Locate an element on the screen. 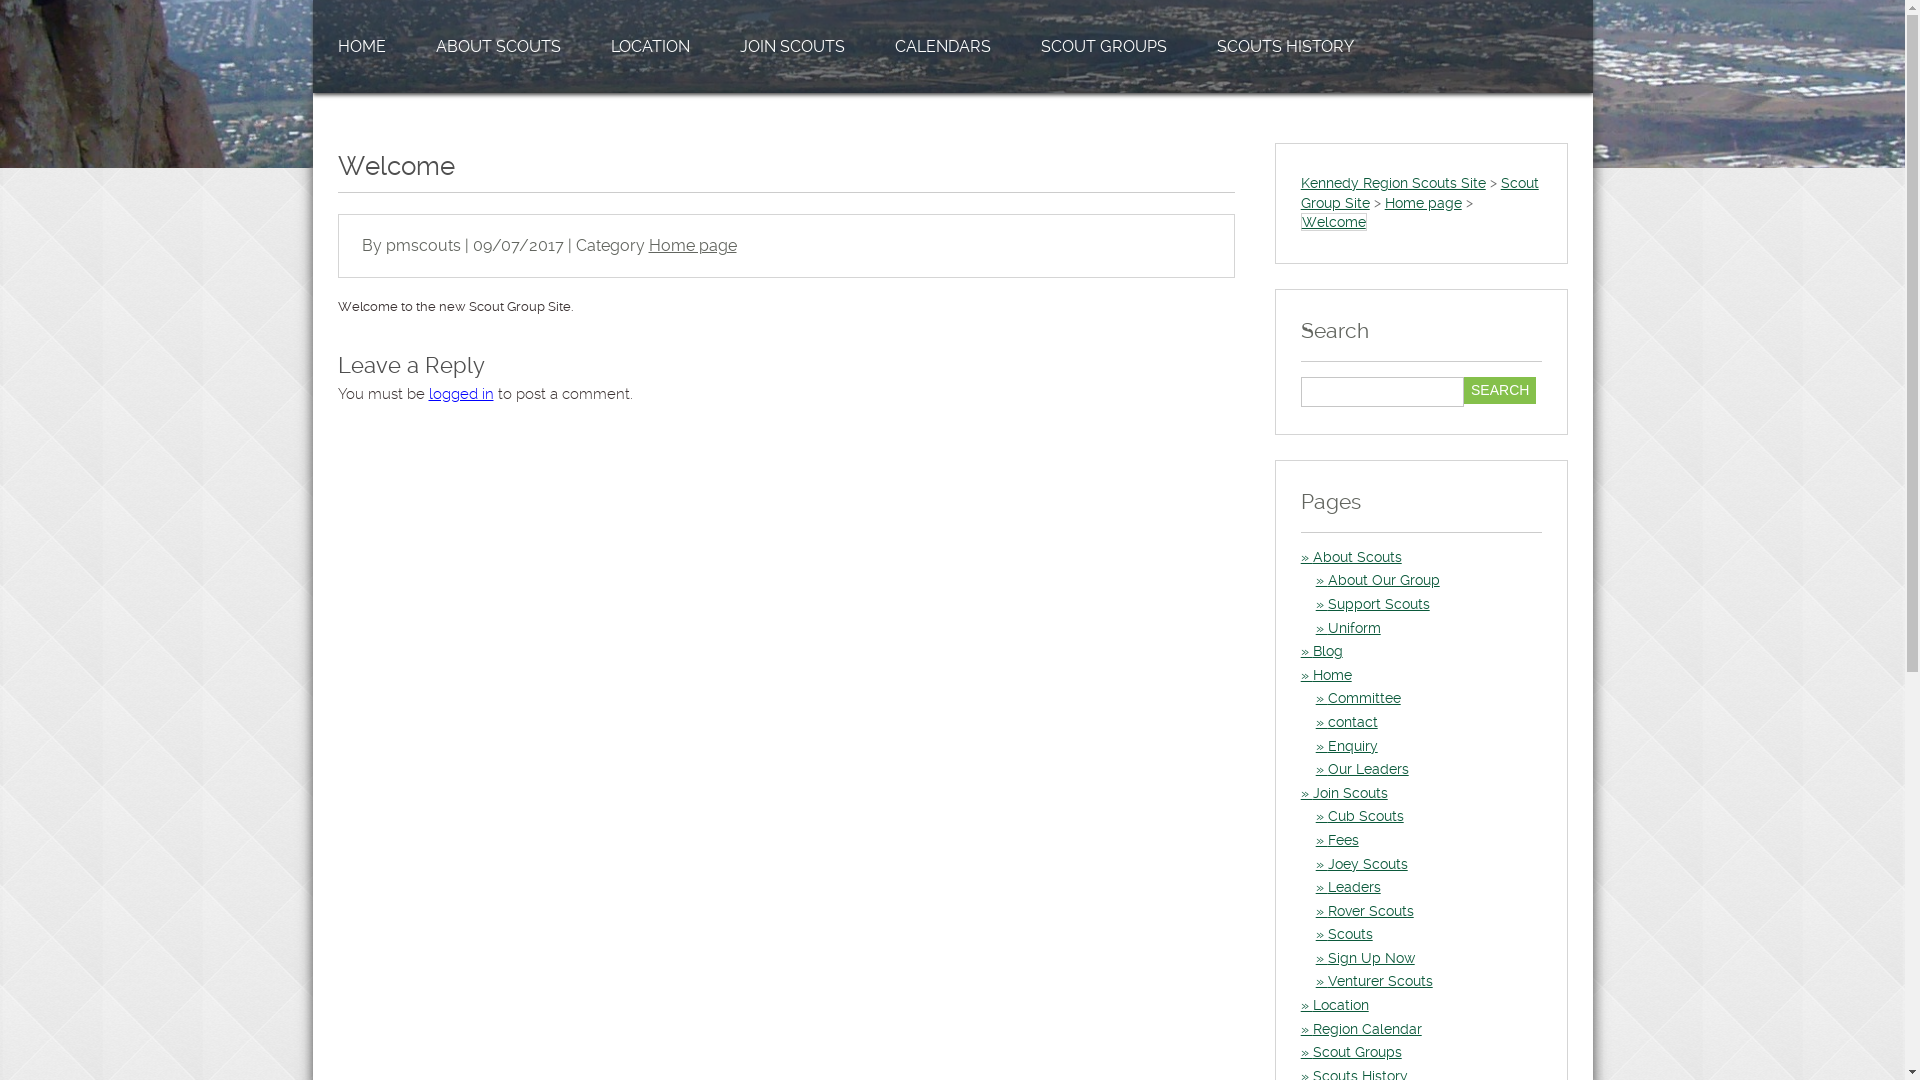  'SCOUT GROUPS' is located at coordinates (1103, 45).